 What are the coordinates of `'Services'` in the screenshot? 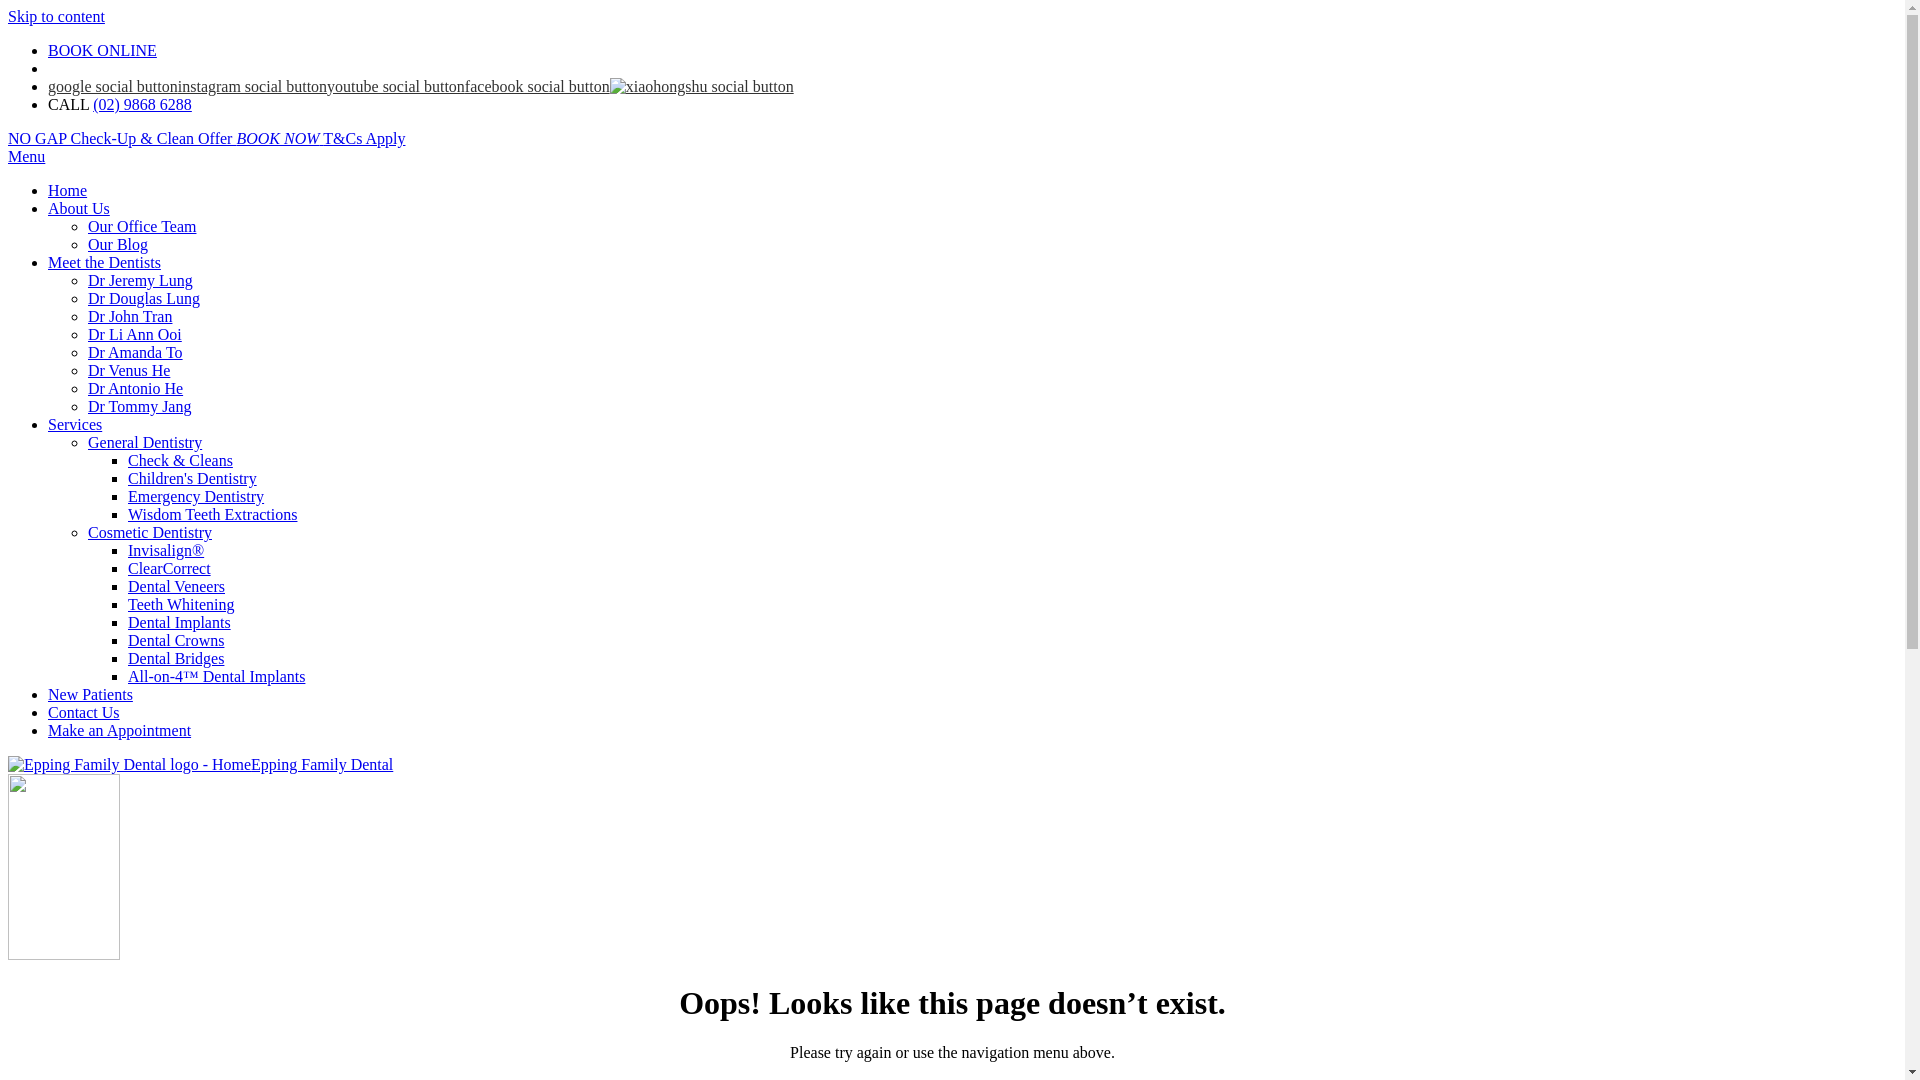 It's located at (48, 423).